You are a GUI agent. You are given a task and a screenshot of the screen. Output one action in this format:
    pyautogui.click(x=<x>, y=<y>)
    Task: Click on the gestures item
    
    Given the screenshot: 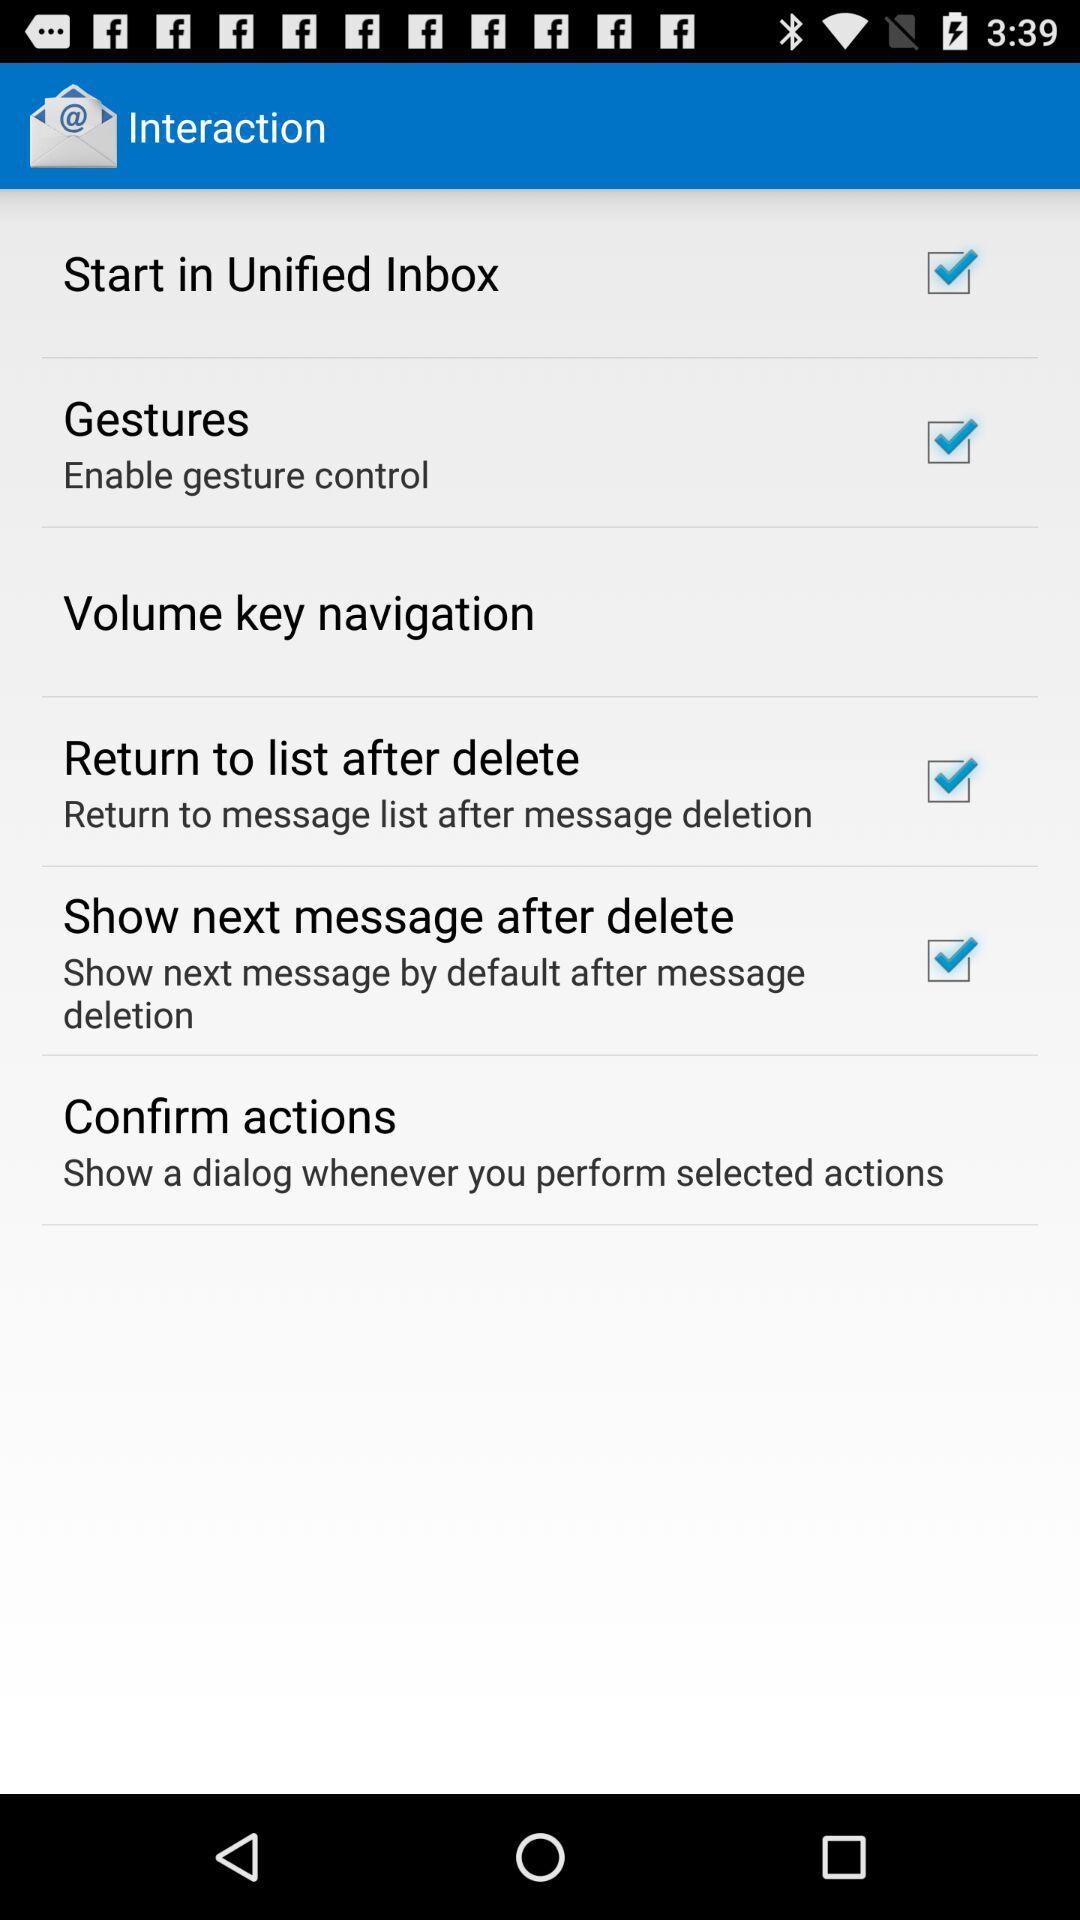 What is the action you would take?
    pyautogui.click(x=155, y=416)
    